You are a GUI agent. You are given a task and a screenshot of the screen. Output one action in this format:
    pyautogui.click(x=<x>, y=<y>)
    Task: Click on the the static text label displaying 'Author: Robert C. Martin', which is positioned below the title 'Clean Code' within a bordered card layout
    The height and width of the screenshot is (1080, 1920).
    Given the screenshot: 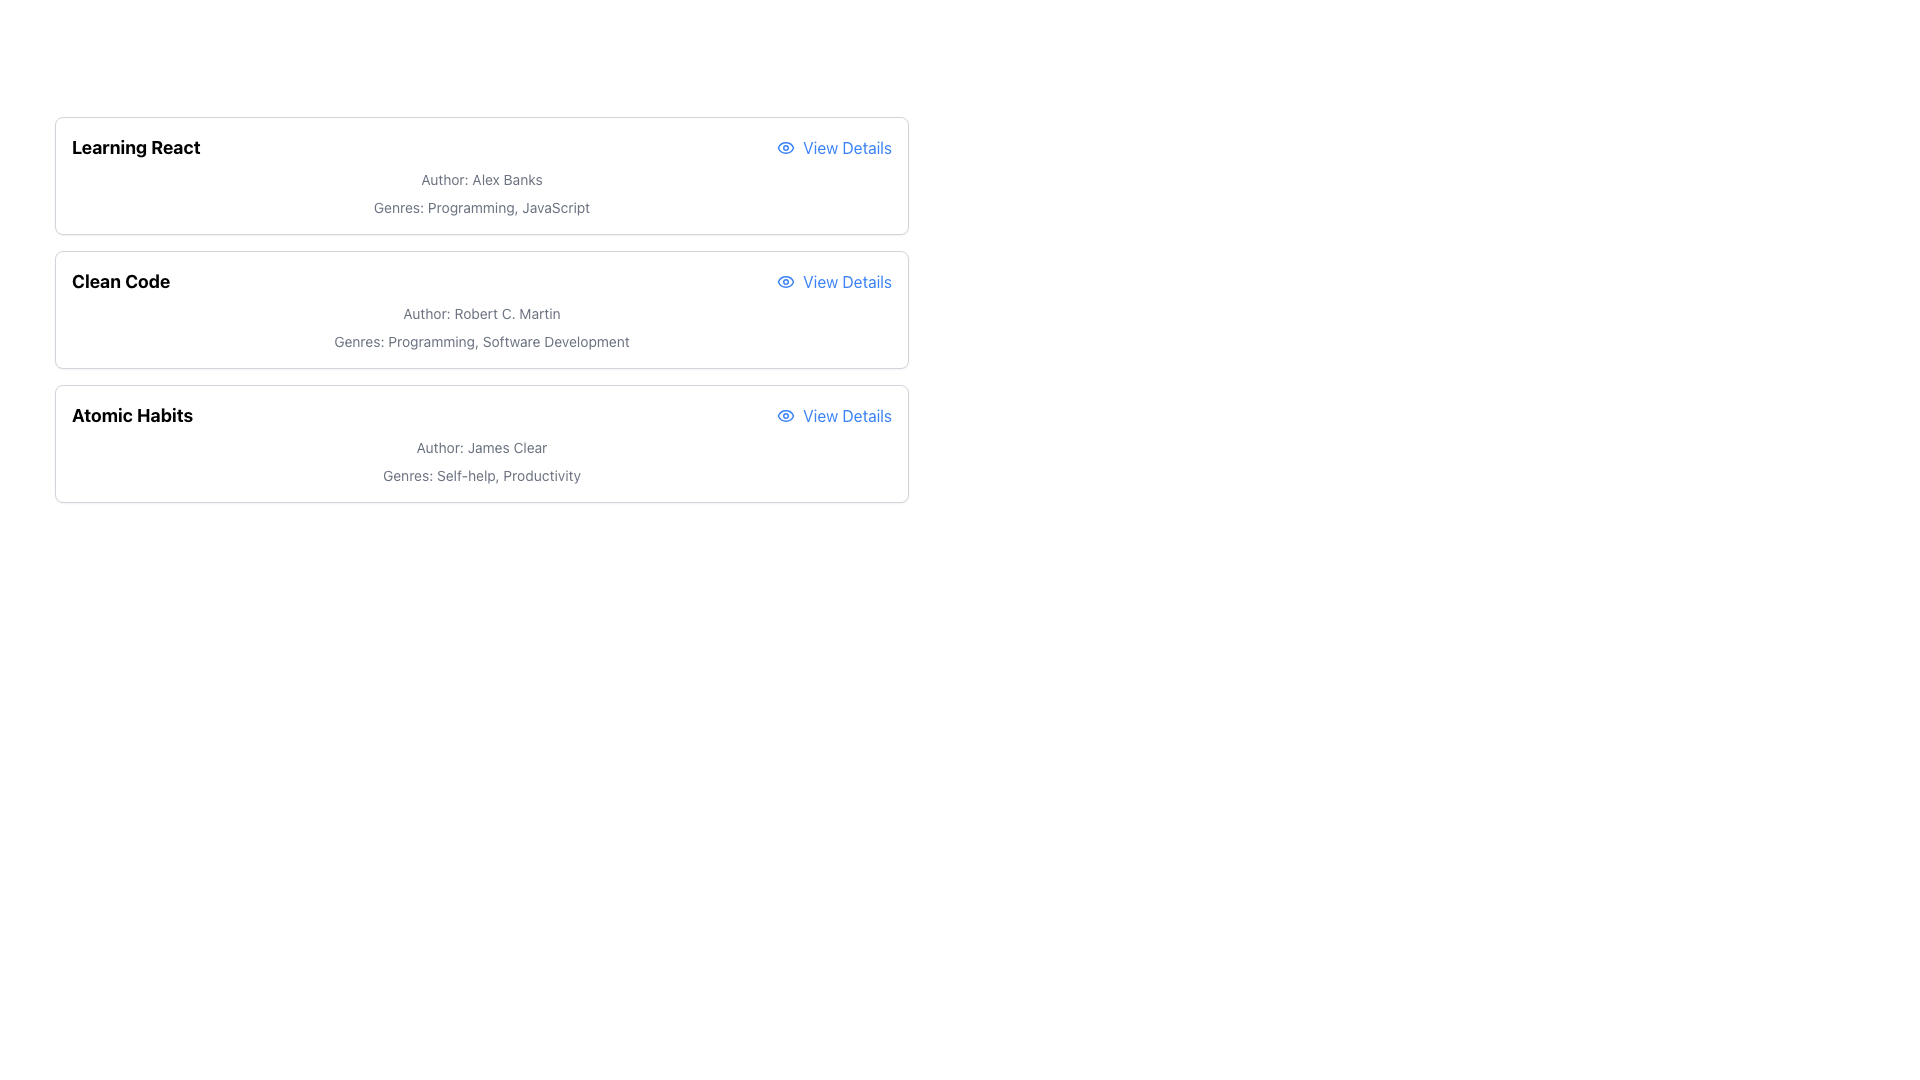 What is the action you would take?
    pyautogui.click(x=481, y=313)
    